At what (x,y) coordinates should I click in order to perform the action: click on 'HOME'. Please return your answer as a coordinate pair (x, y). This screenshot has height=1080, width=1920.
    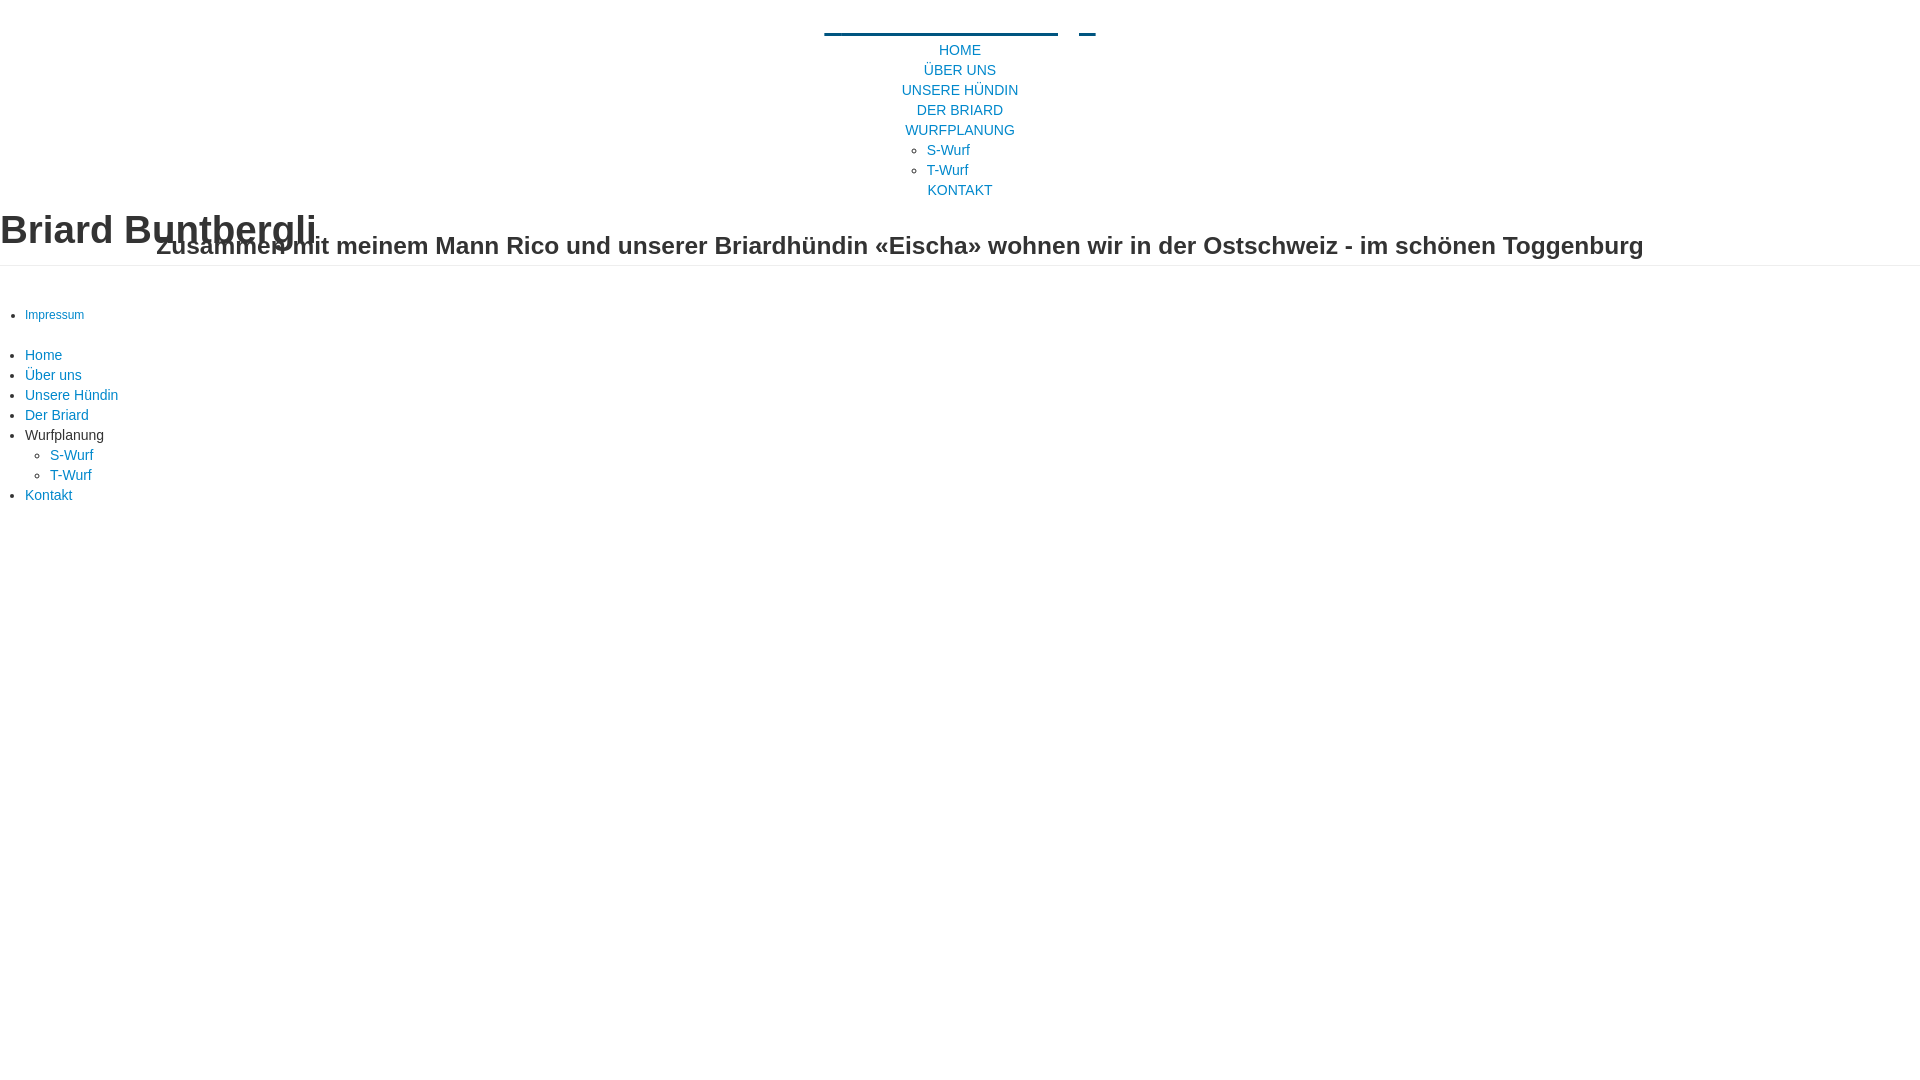
    Looking at the image, I should click on (960, 49).